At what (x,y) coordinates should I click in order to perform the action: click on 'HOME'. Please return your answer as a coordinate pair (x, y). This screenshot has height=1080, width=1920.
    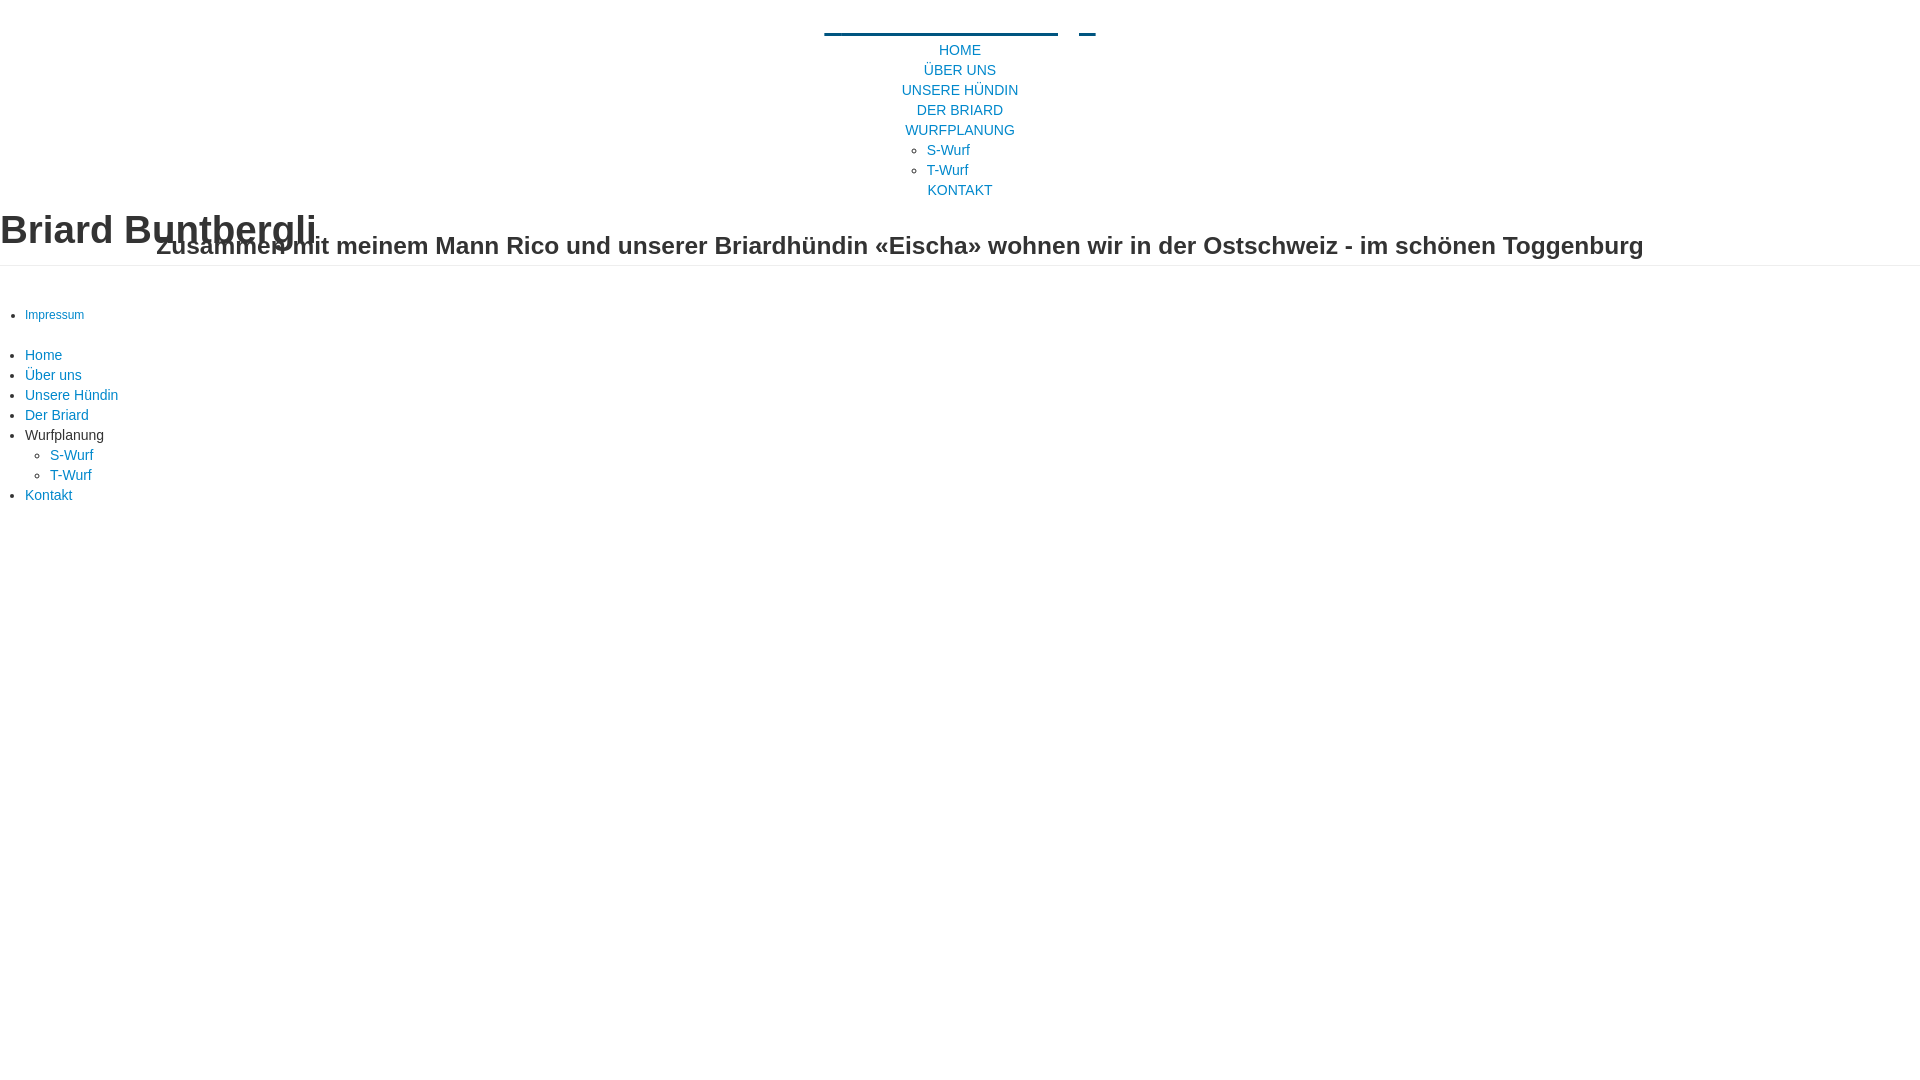
    Looking at the image, I should click on (960, 49).